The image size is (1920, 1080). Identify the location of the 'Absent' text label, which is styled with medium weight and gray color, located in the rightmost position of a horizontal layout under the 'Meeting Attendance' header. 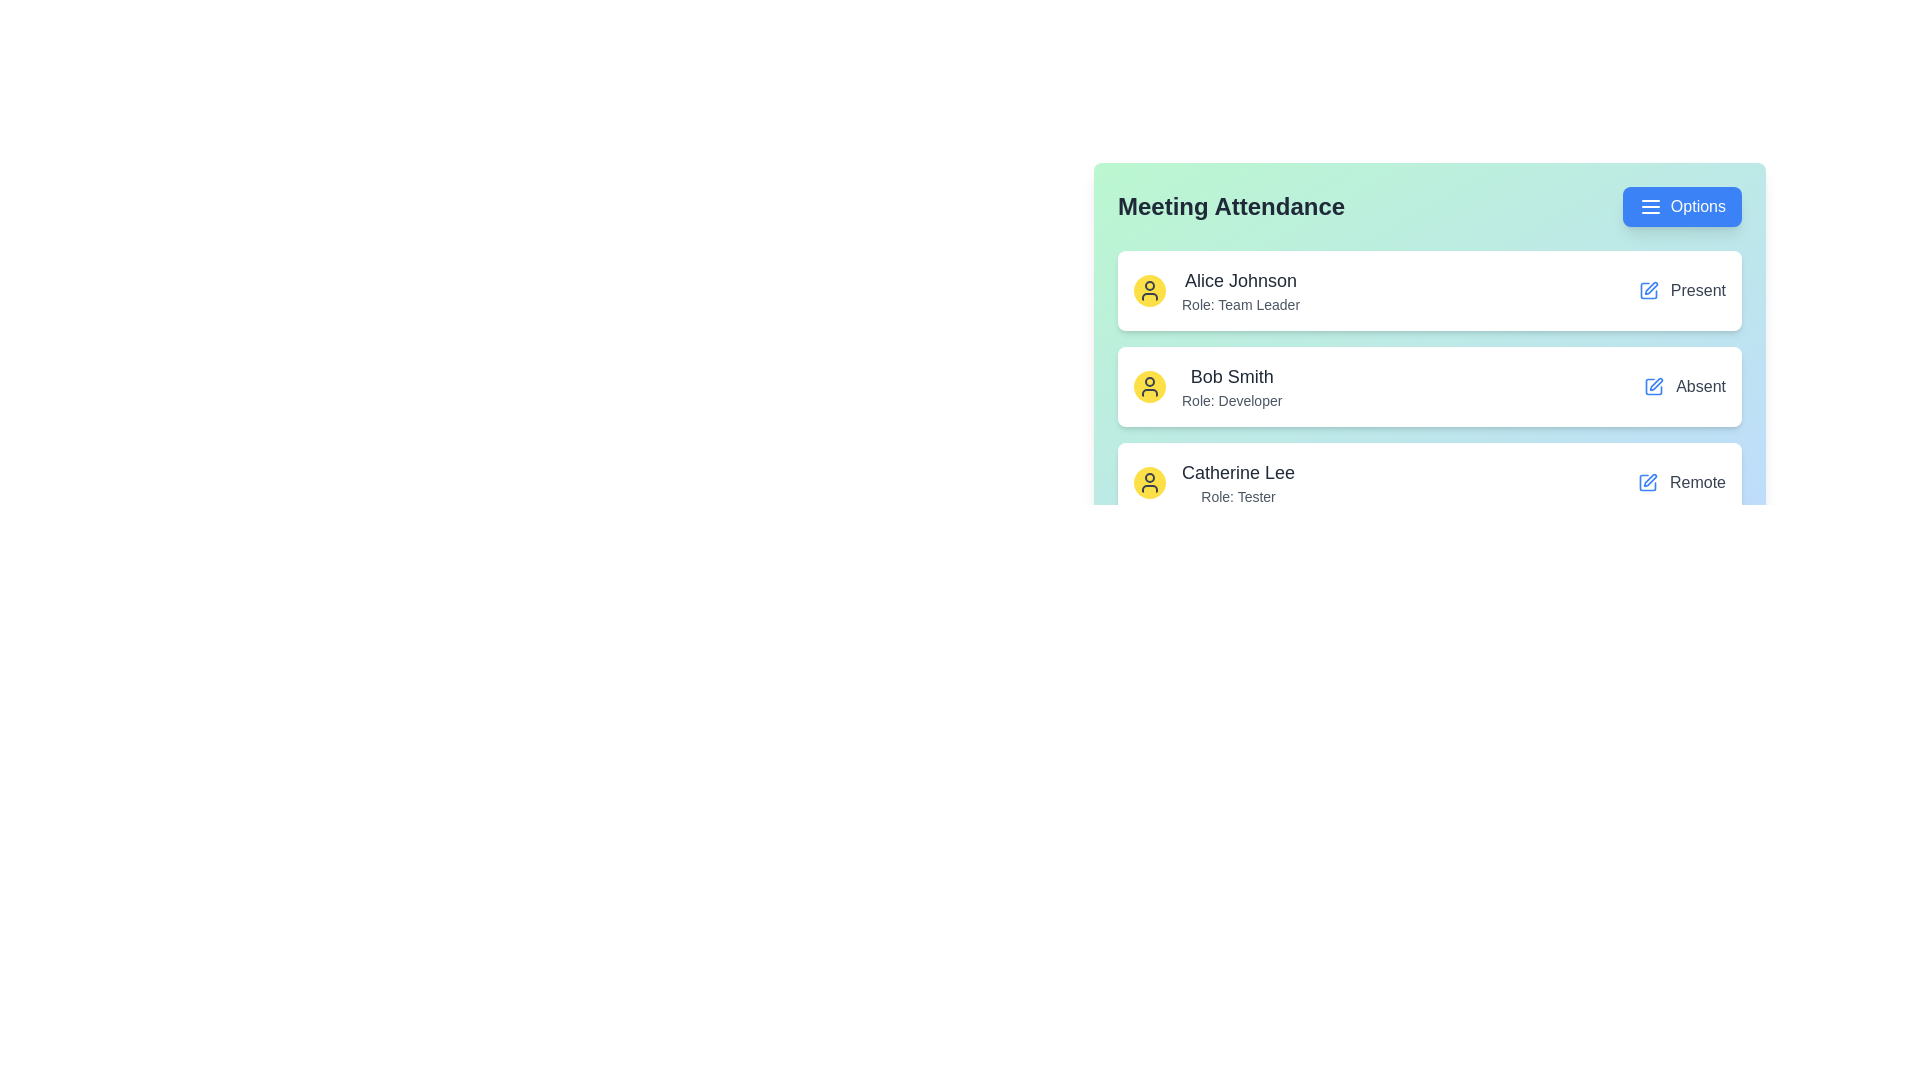
(1700, 386).